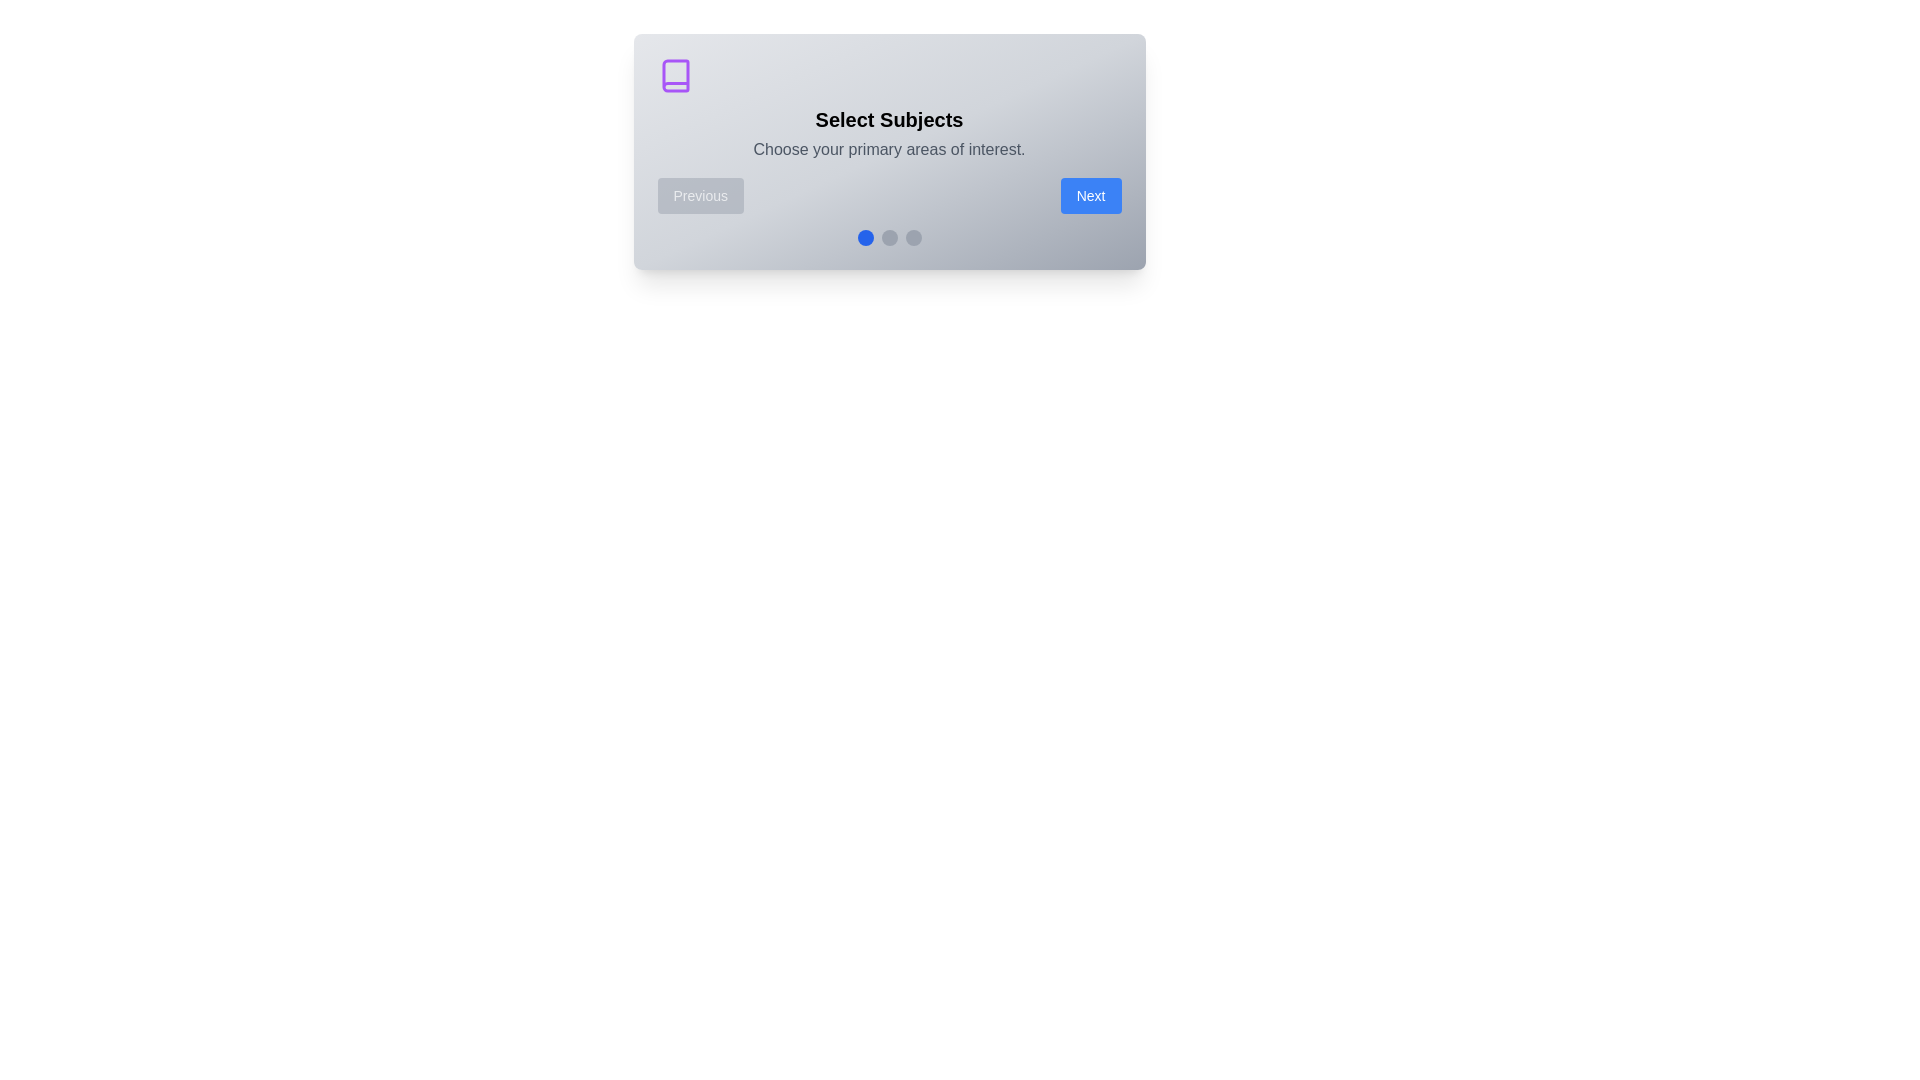 The image size is (1920, 1080). I want to click on the displayed icon to interact with it, so click(675, 75).